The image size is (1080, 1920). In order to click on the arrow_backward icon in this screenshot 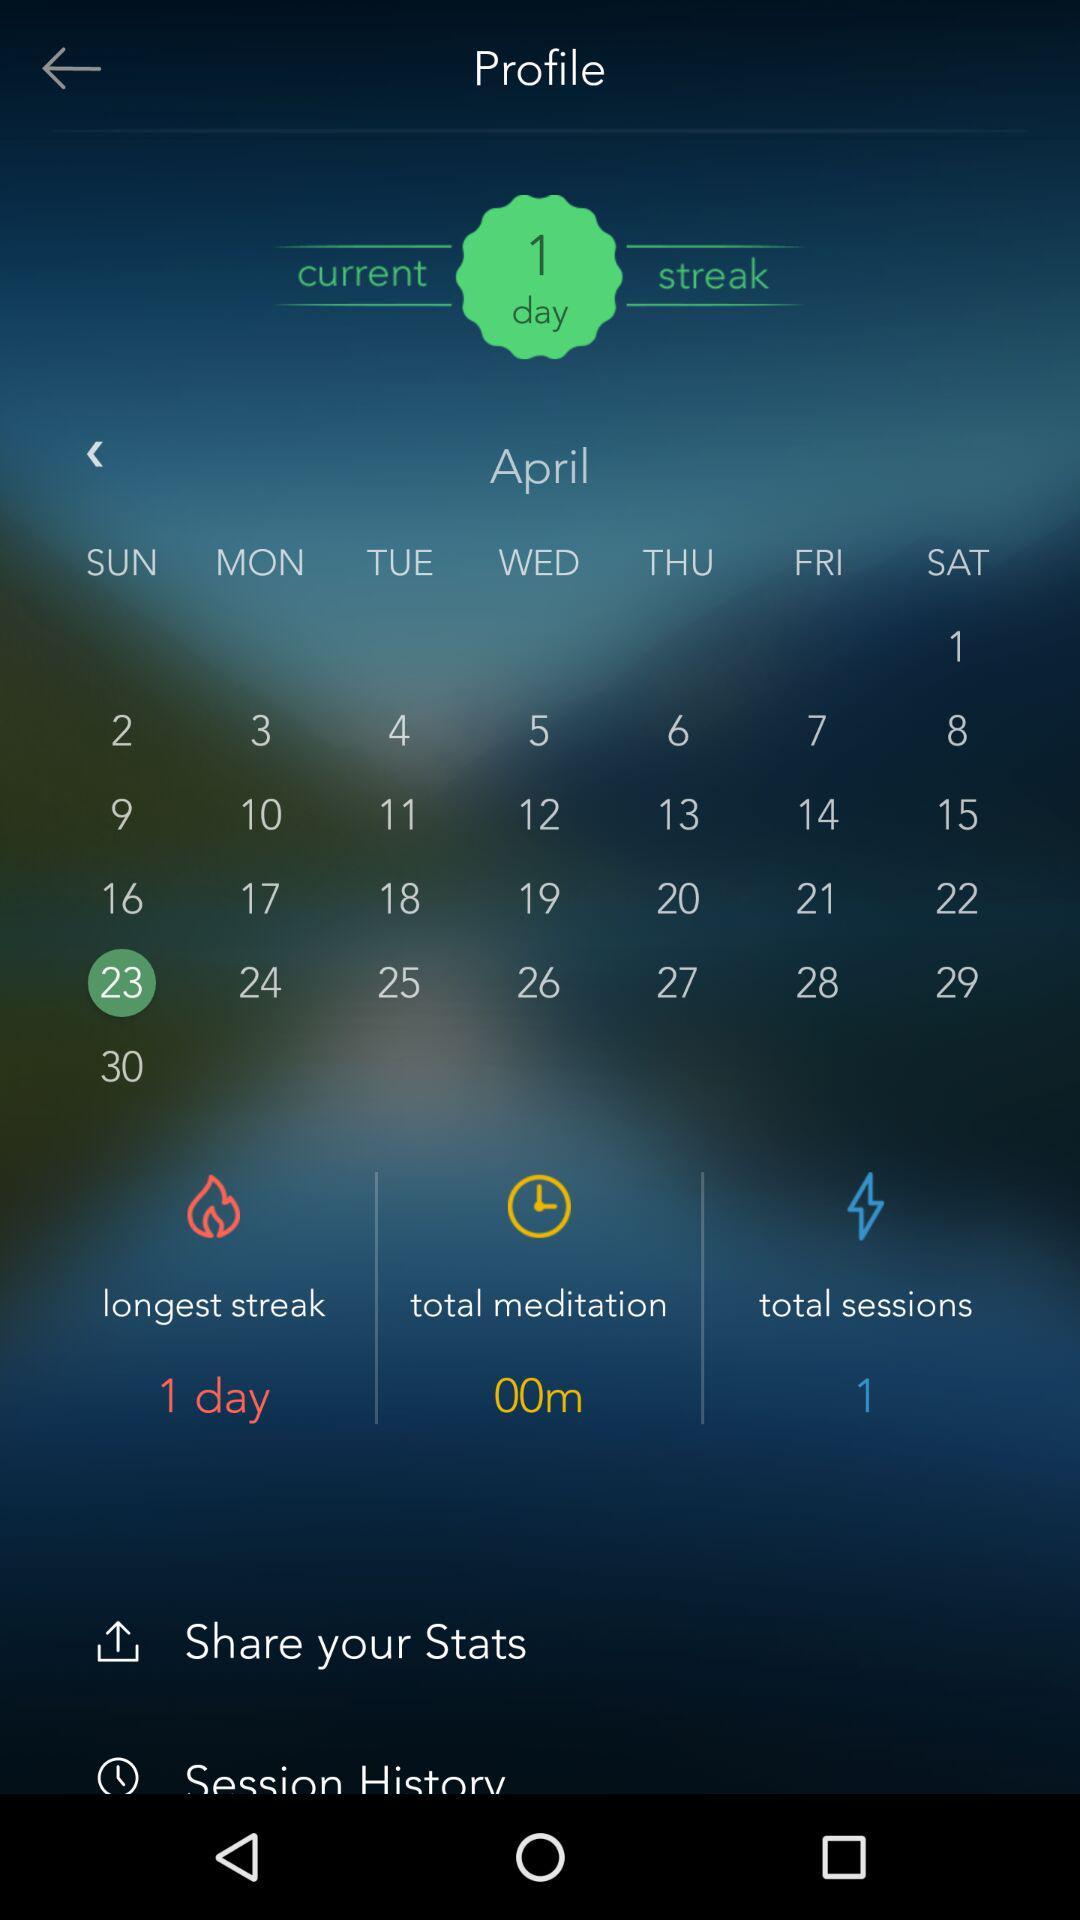, I will do `click(99, 458)`.